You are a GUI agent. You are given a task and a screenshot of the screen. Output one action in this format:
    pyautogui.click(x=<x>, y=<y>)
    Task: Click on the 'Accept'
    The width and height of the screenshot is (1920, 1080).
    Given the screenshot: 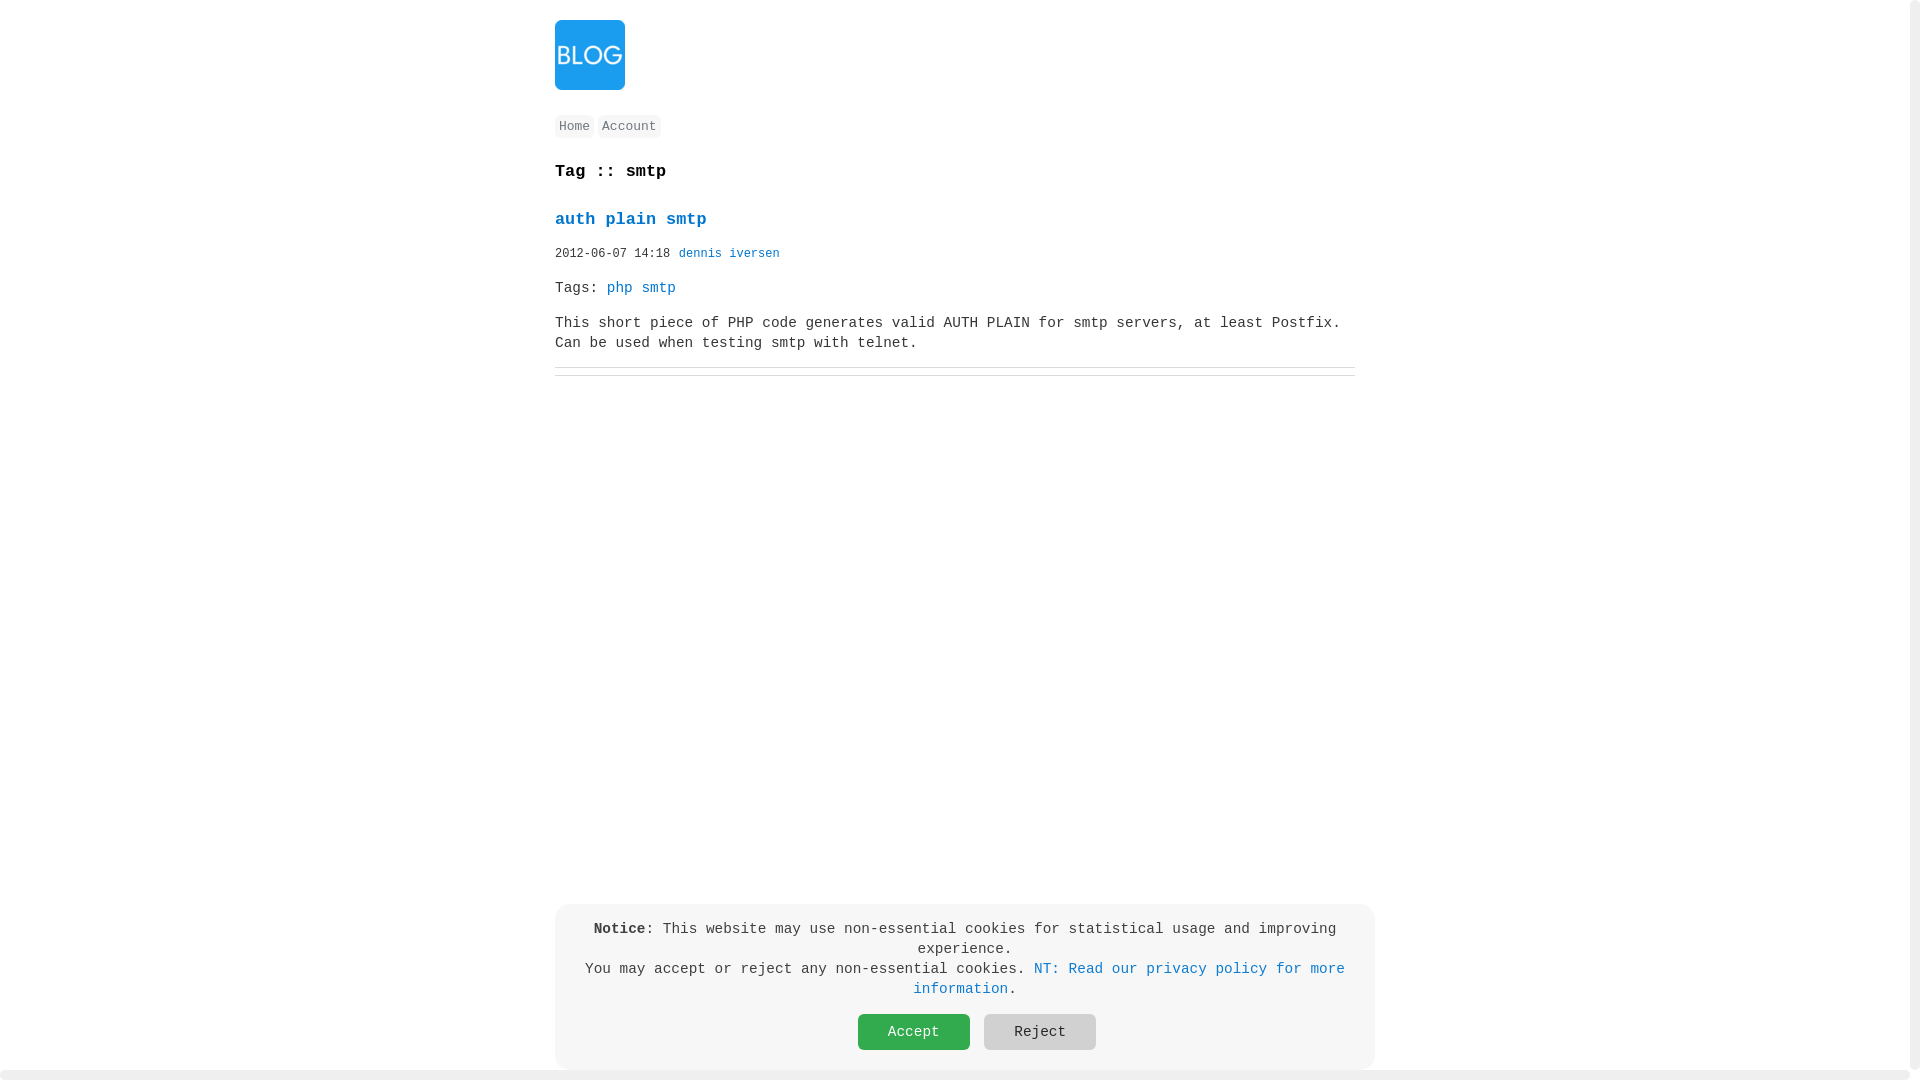 What is the action you would take?
    pyautogui.click(x=912, y=1032)
    